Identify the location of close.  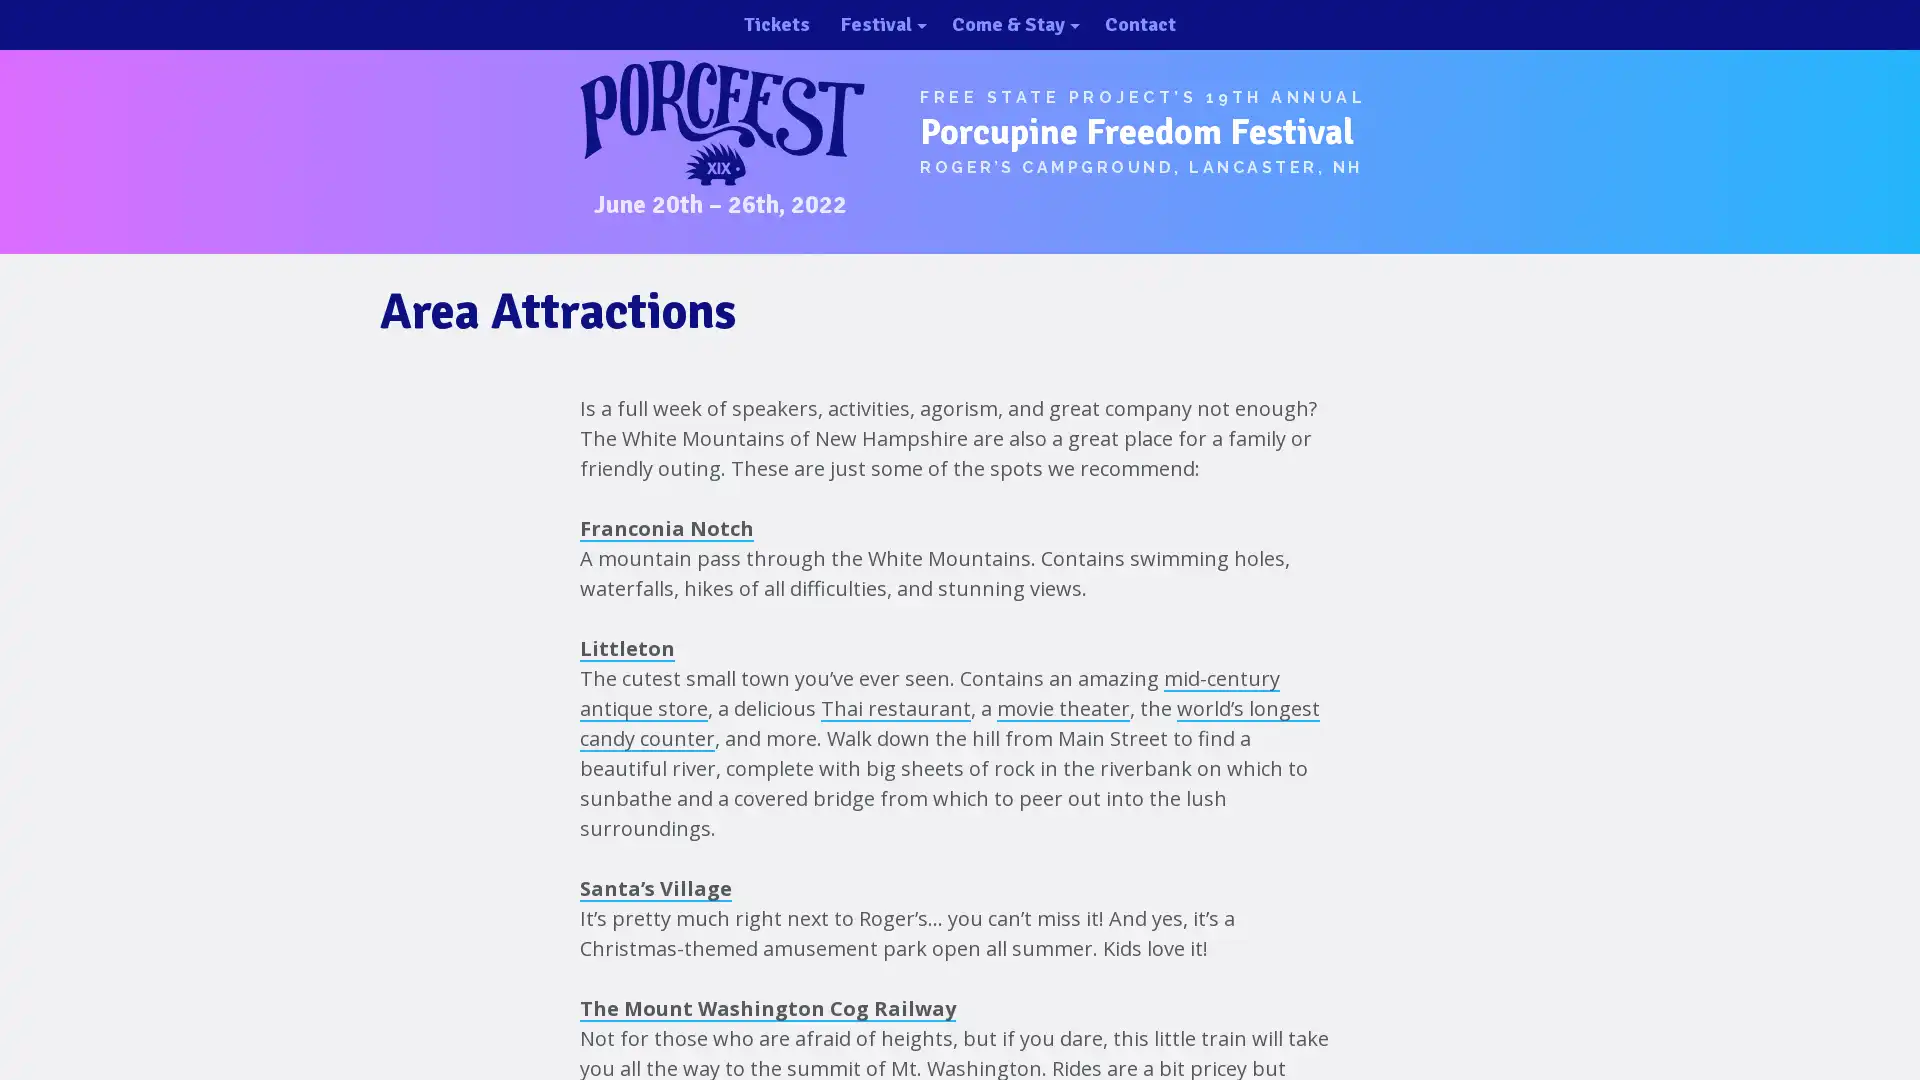
(1856, 80).